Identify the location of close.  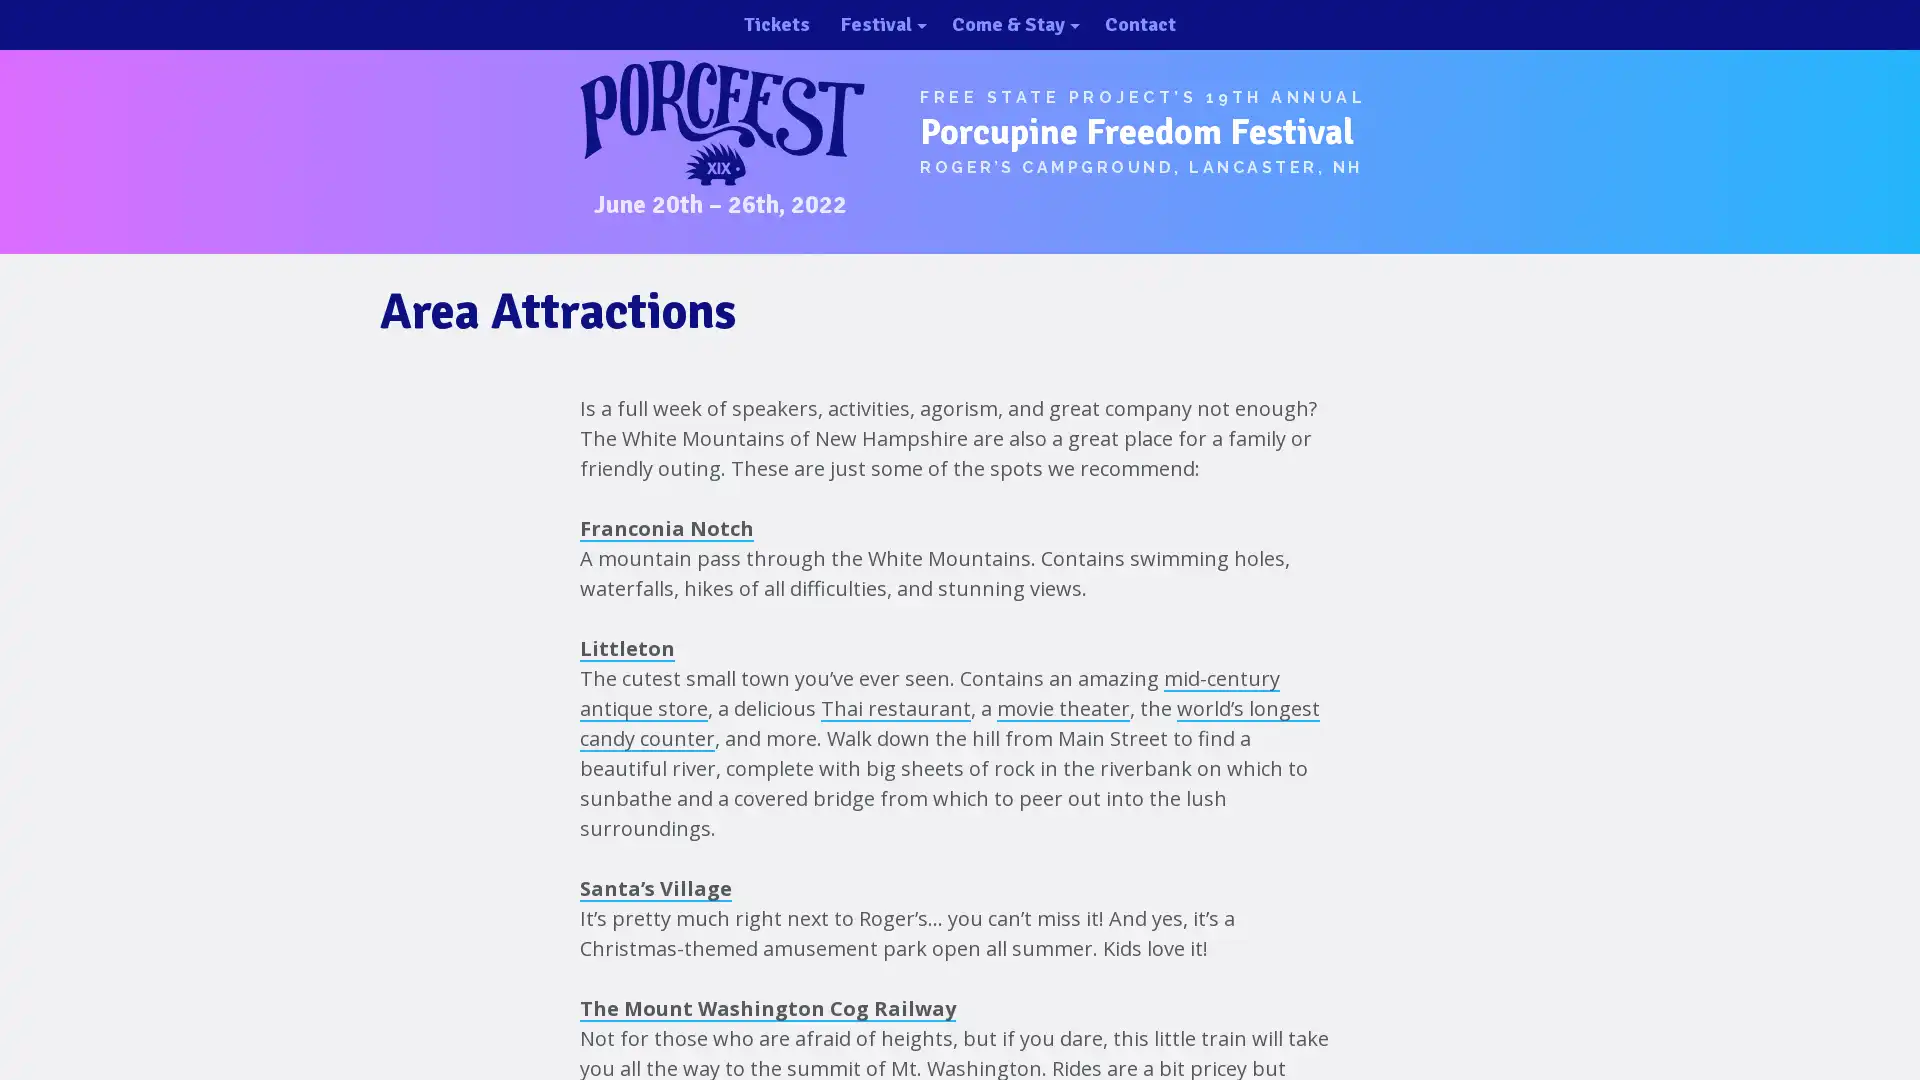
(1856, 80).